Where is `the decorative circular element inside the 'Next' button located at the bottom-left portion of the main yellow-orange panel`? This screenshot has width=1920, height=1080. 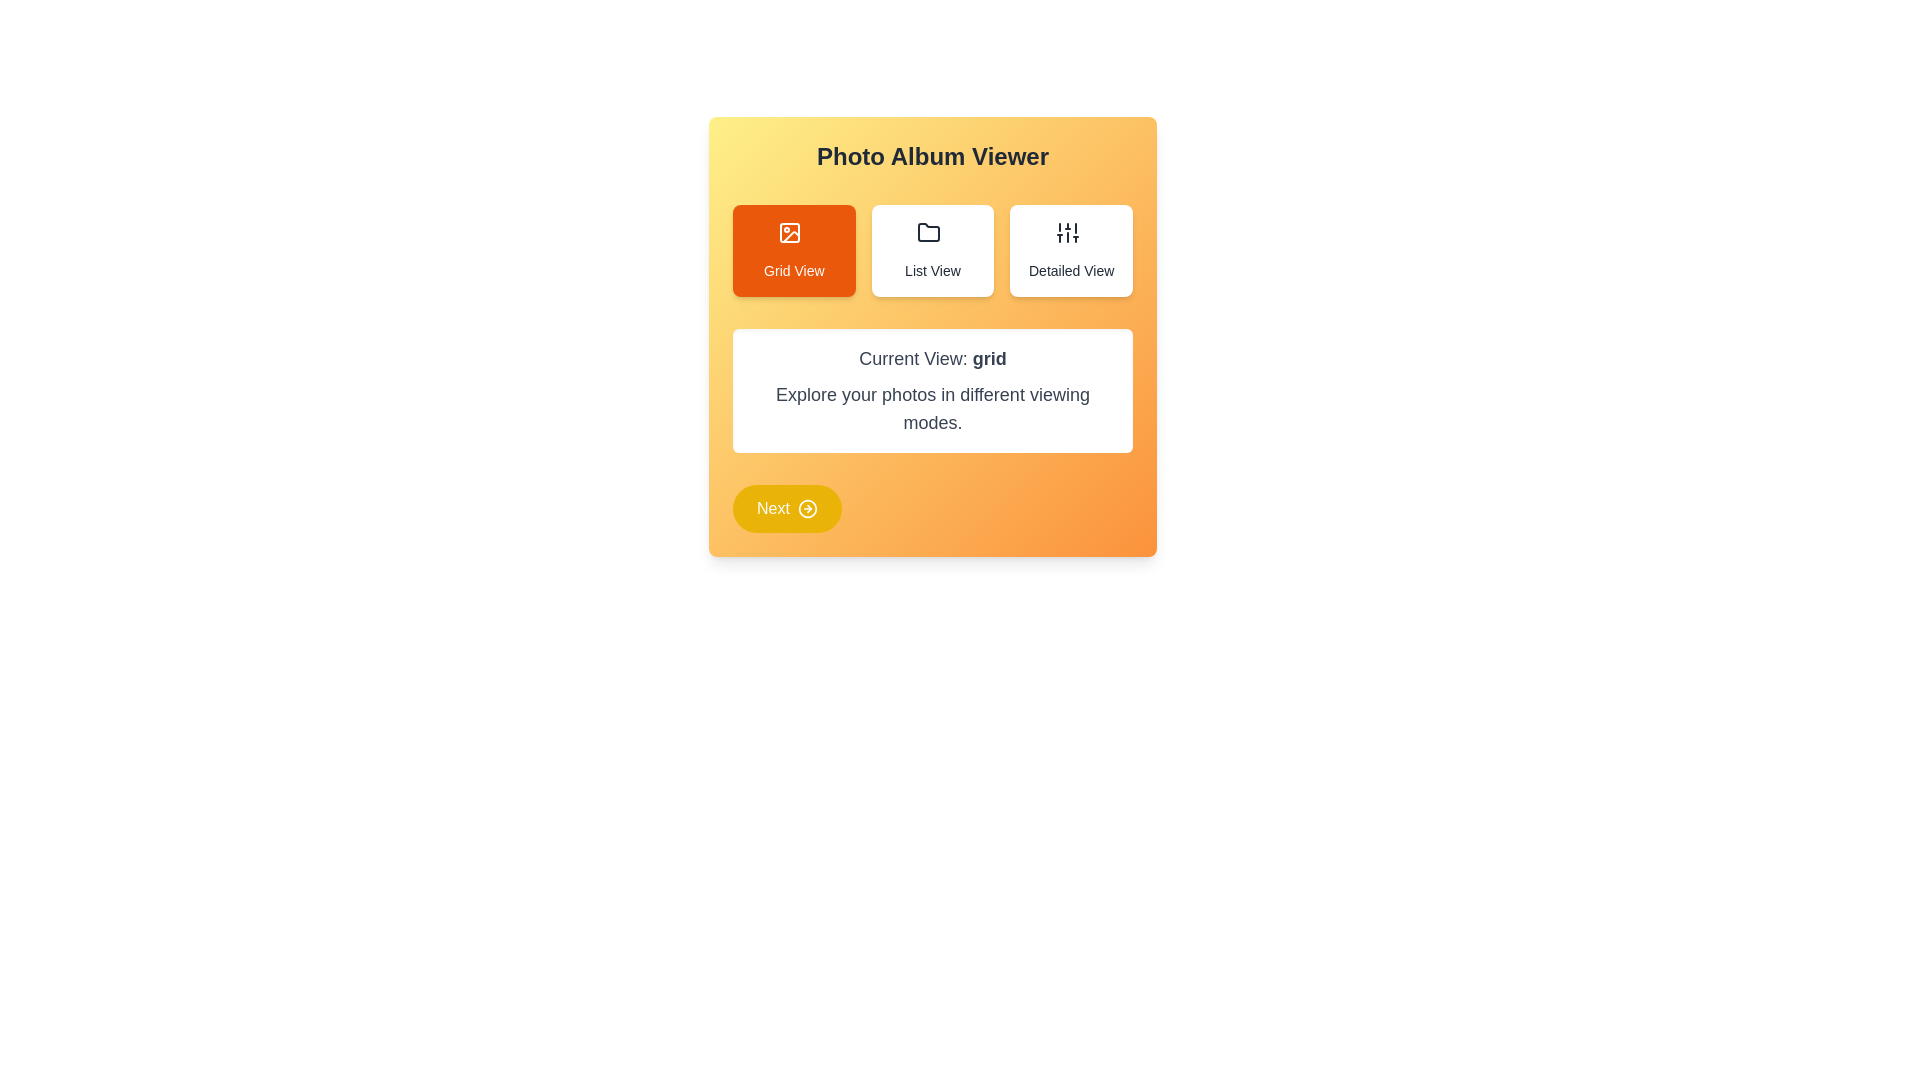 the decorative circular element inside the 'Next' button located at the bottom-left portion of the main yellow-orange panel is located at coordinates (807, 508).